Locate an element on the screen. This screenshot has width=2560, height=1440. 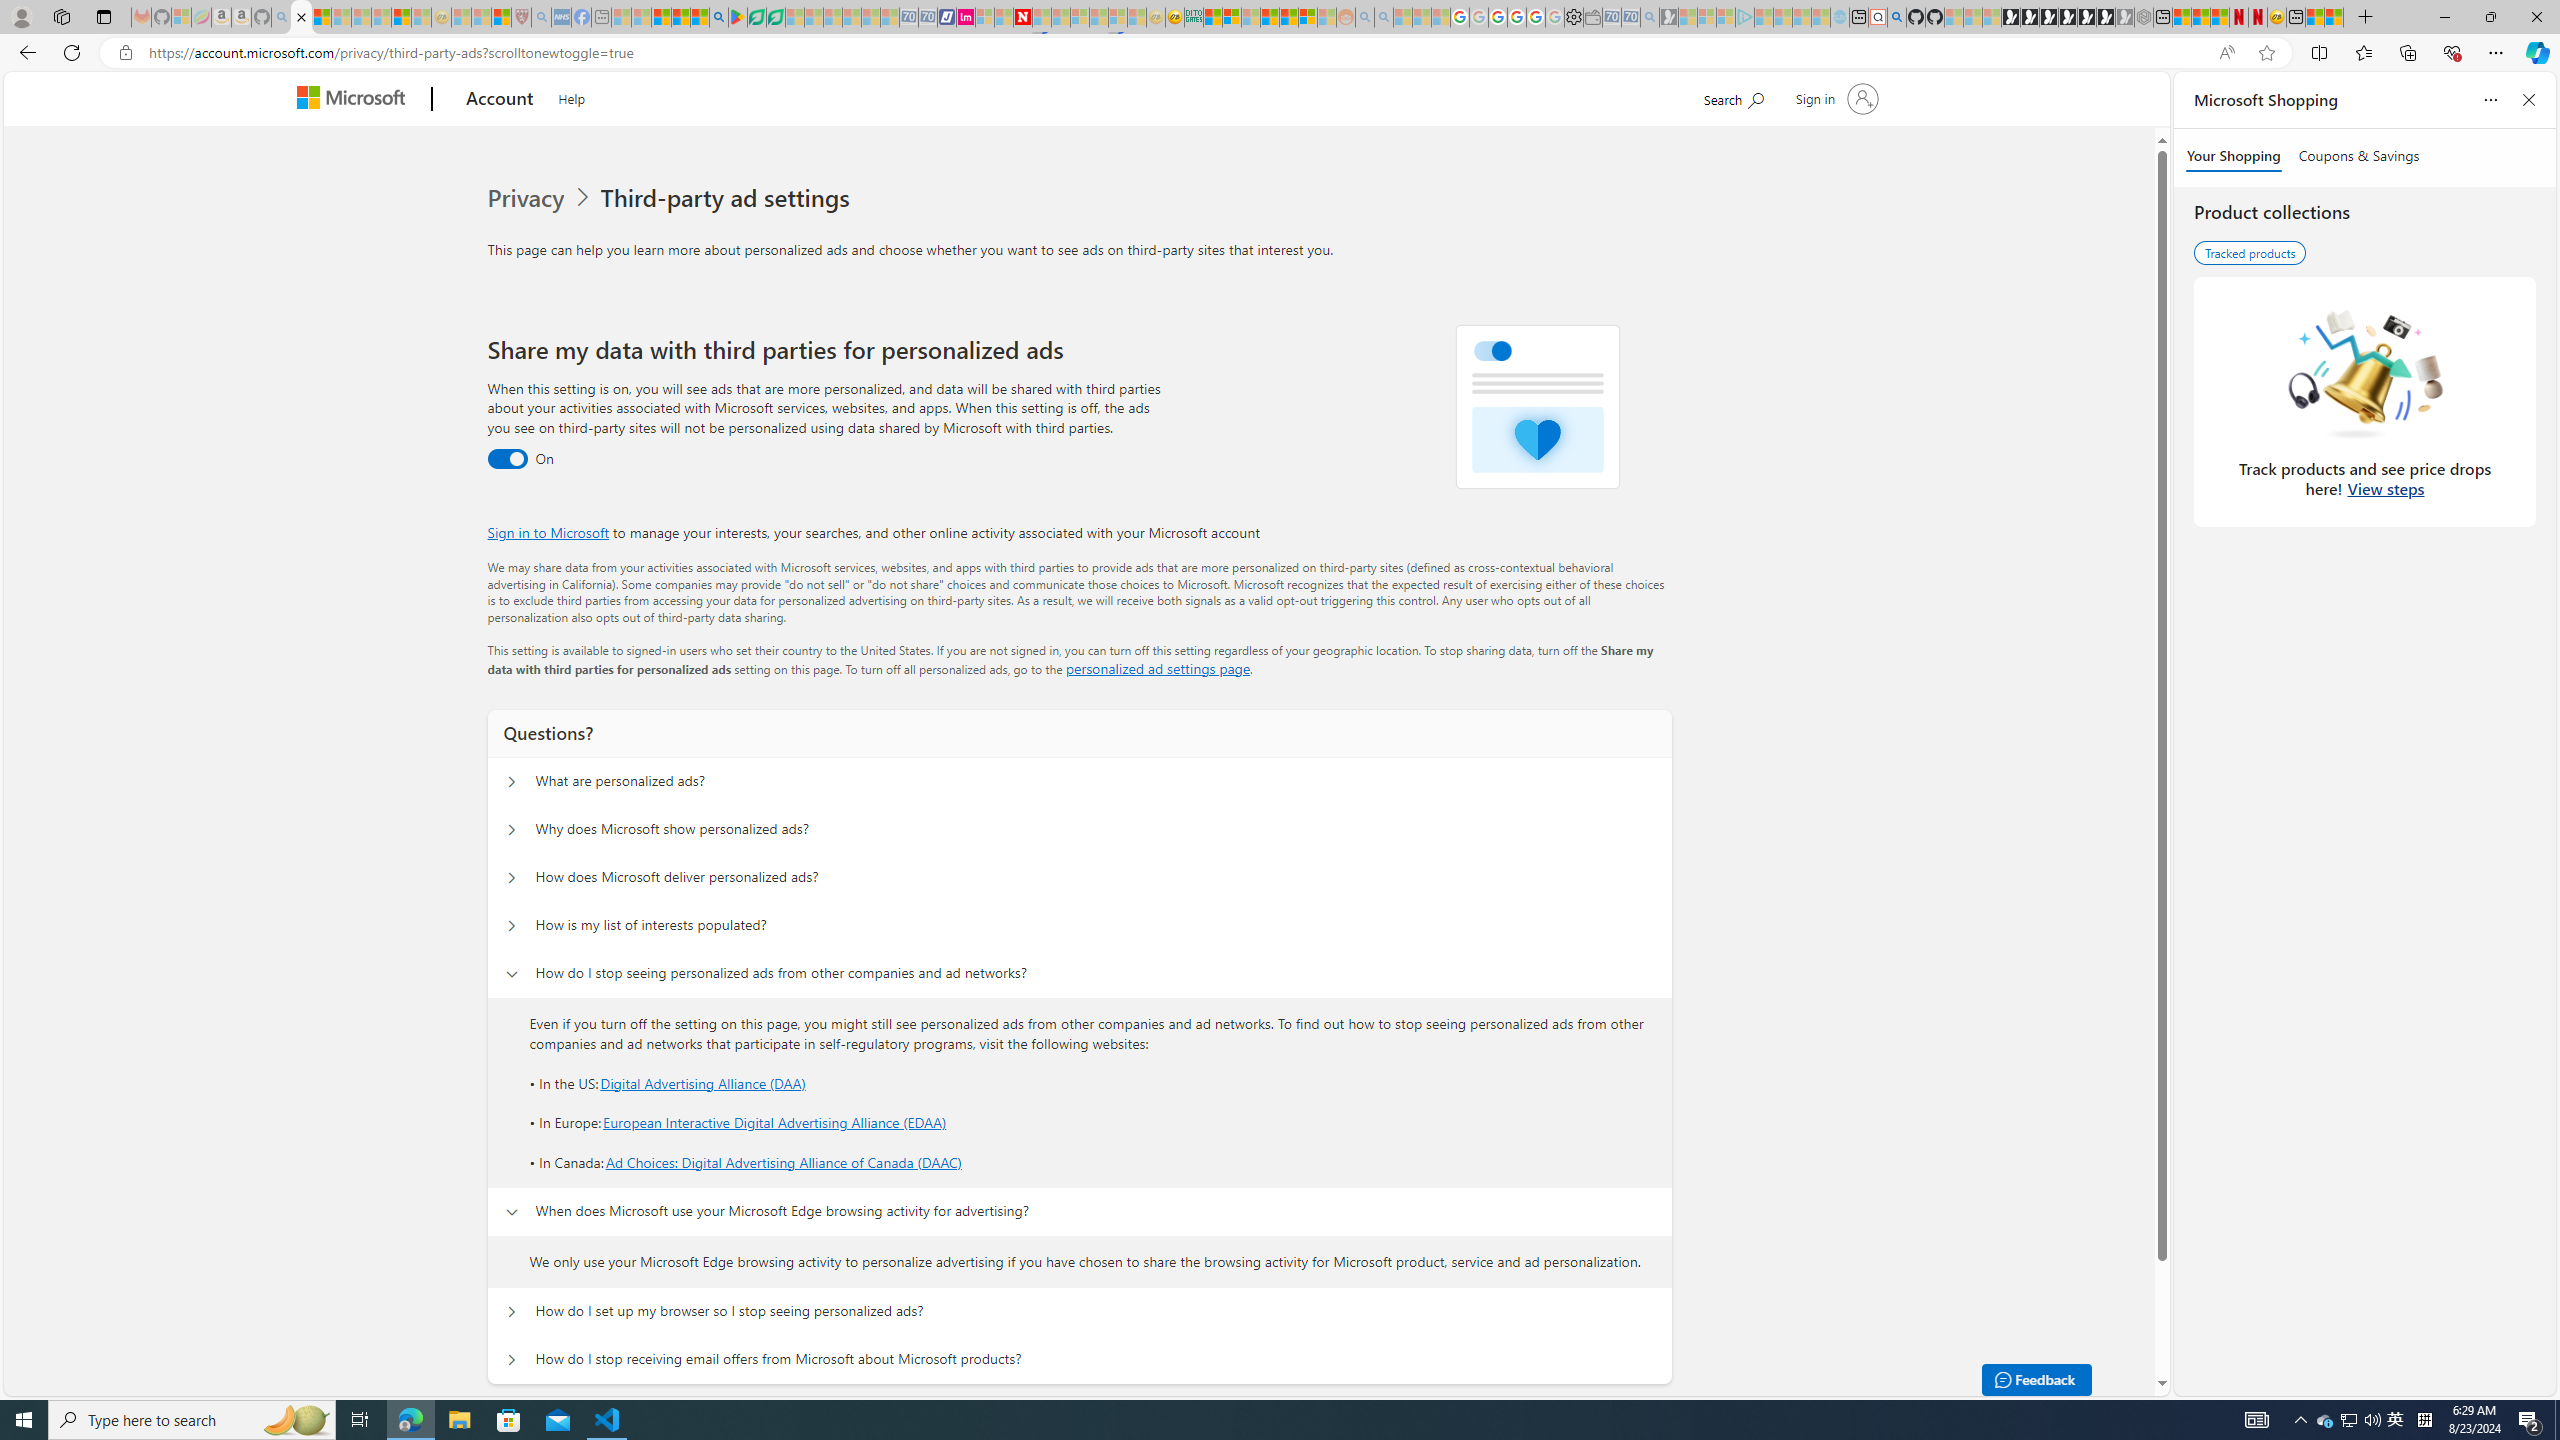
'Digital Advertising Alliance (DAA)' is located at coordinates (701, 1081).